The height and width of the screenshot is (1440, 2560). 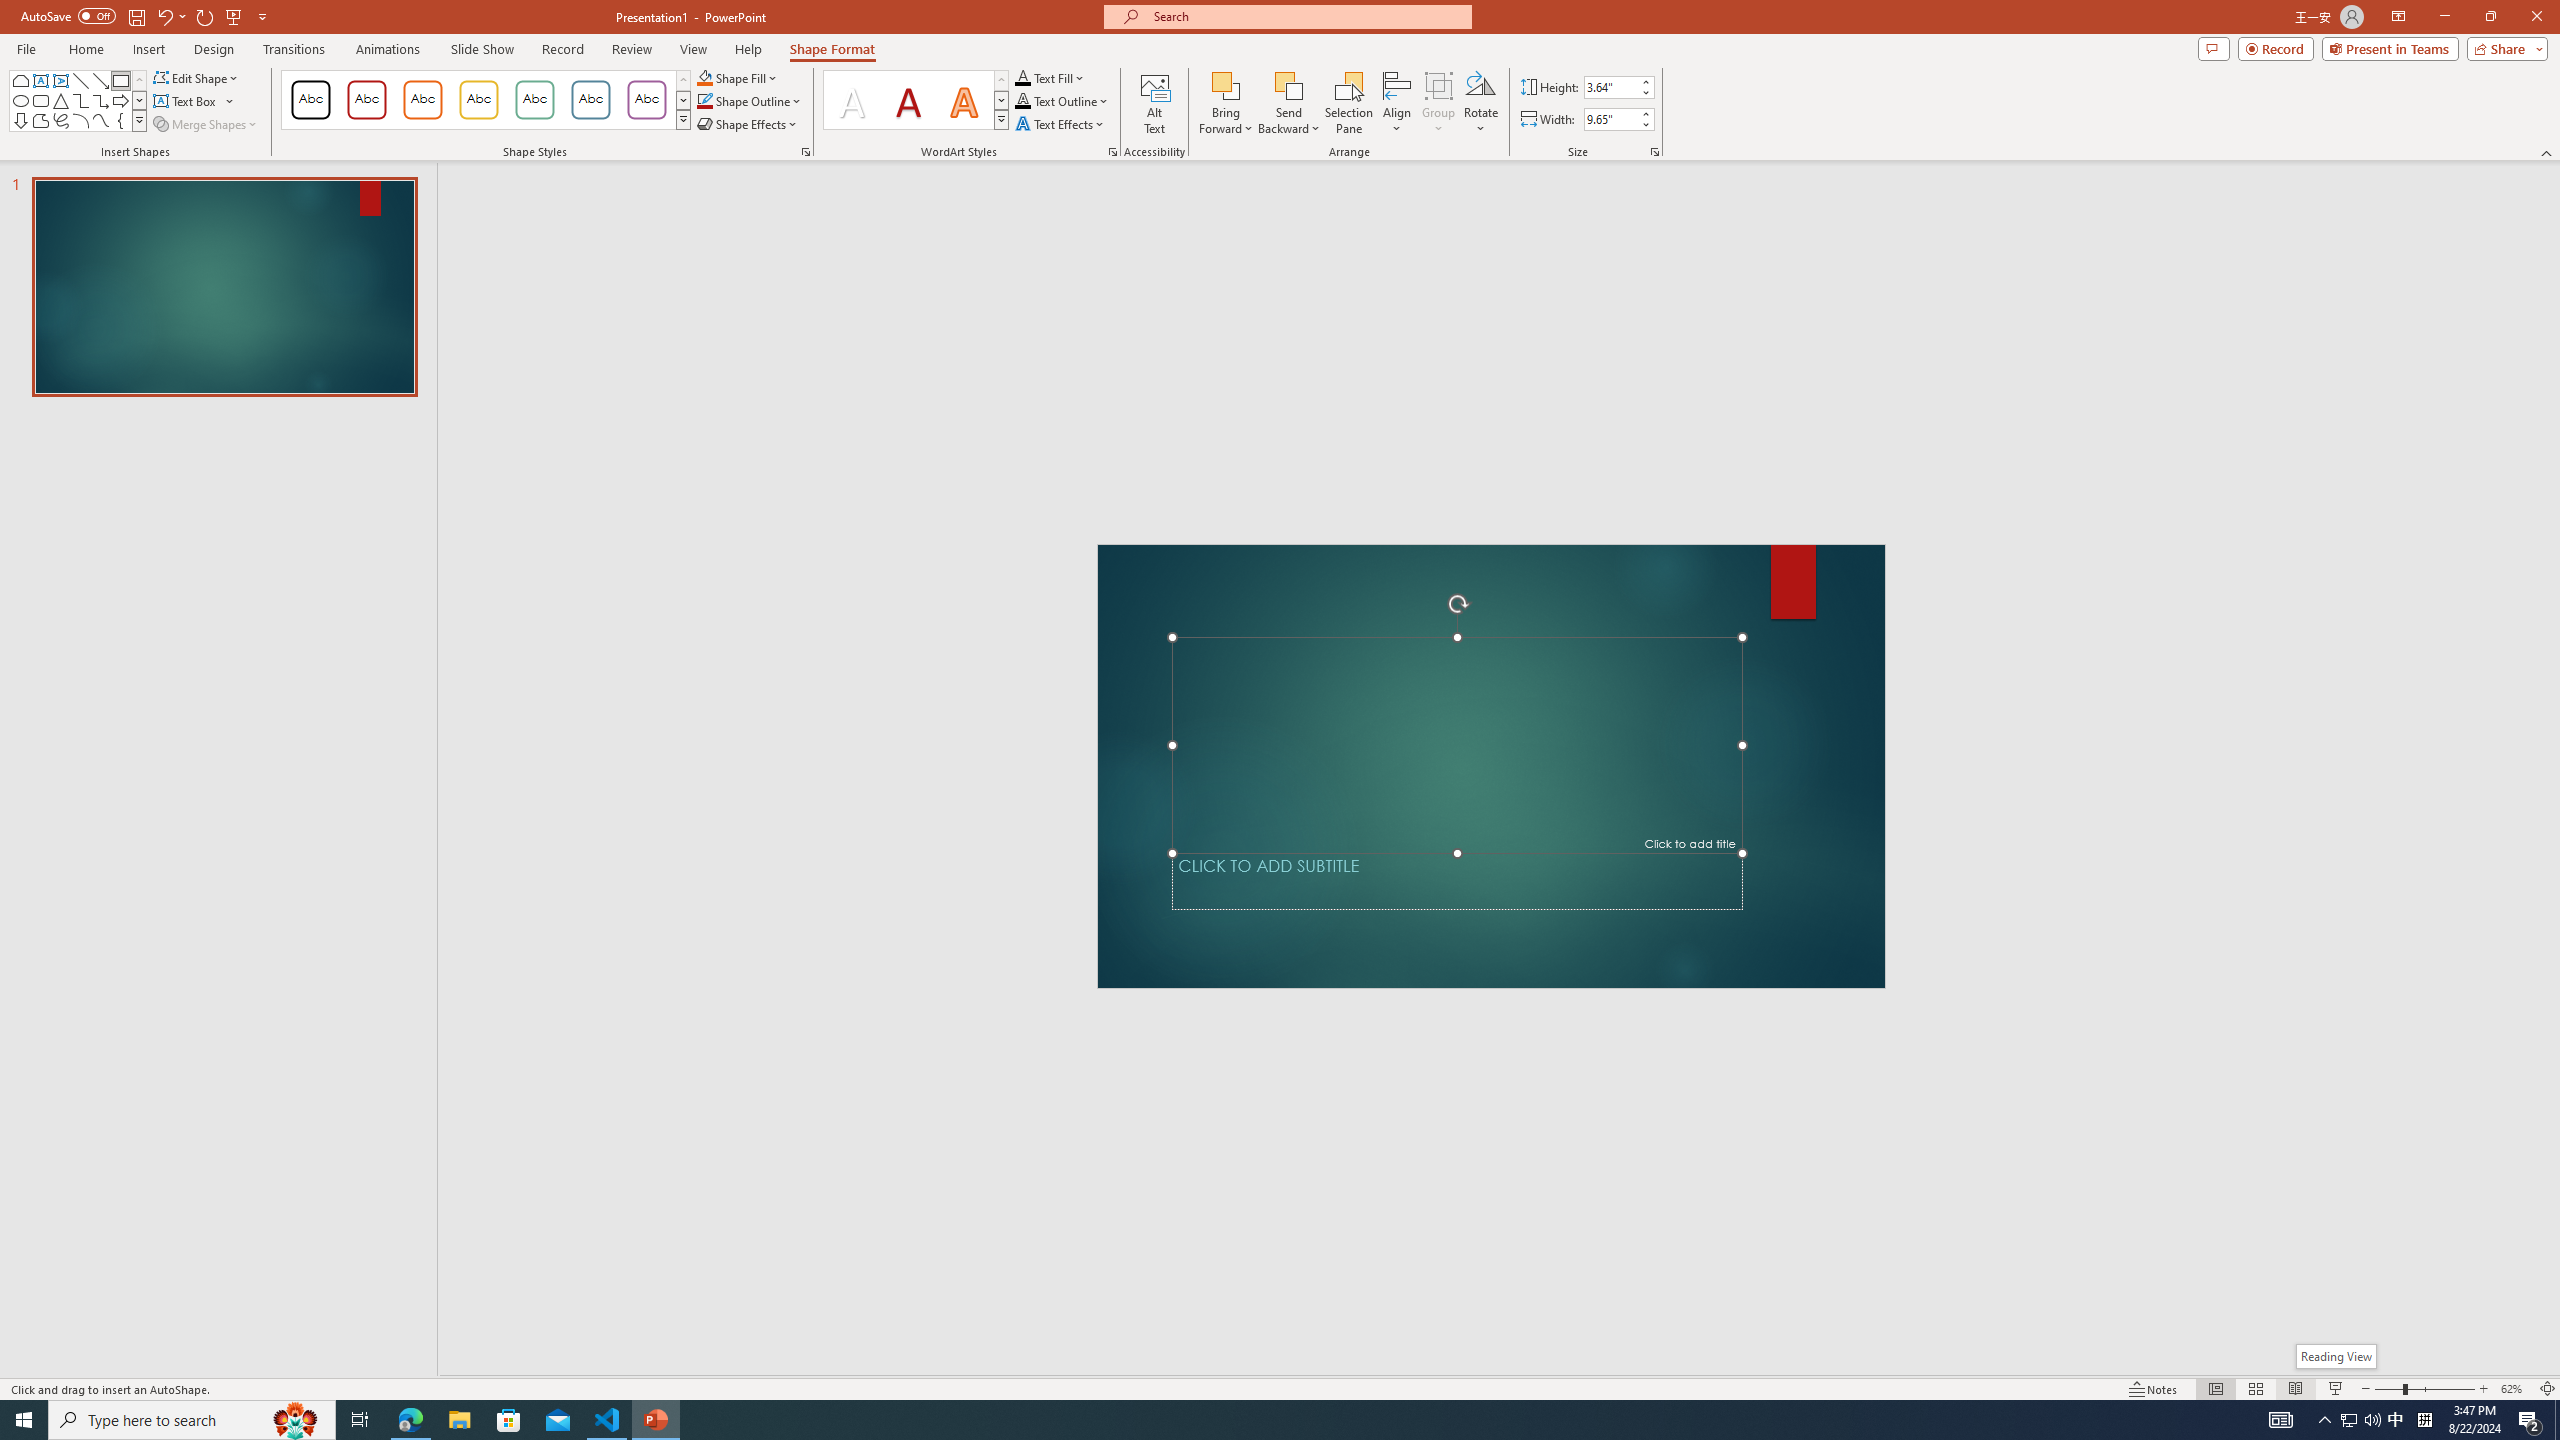 I want to click on 'Size and Position...', so click(x=1655, y=150).